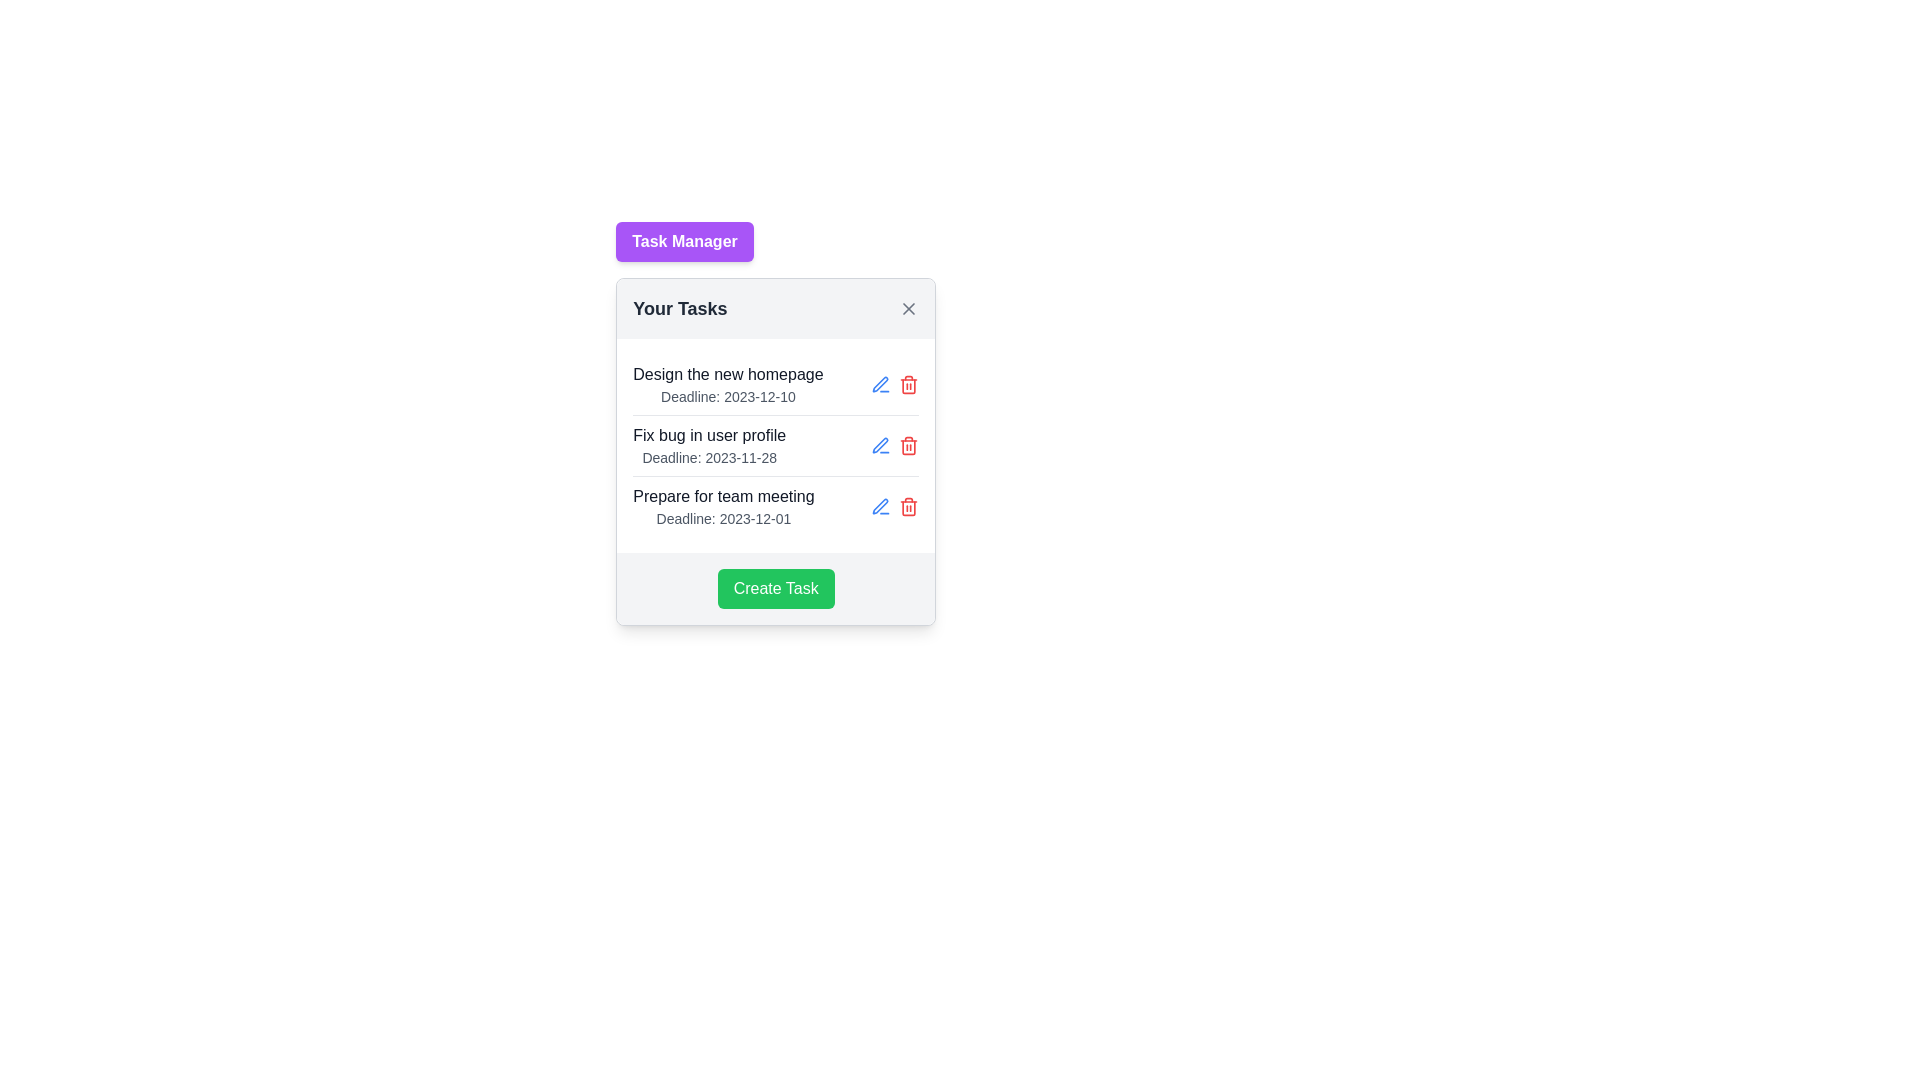 The image size is (1920, 1080). What do you see at coordinates (880, 444) in the screenshot?
I see `the pen icon located to the right of the 'Fix bug in user profile' task entry to initiate editing` at bounding box center [880, 444].